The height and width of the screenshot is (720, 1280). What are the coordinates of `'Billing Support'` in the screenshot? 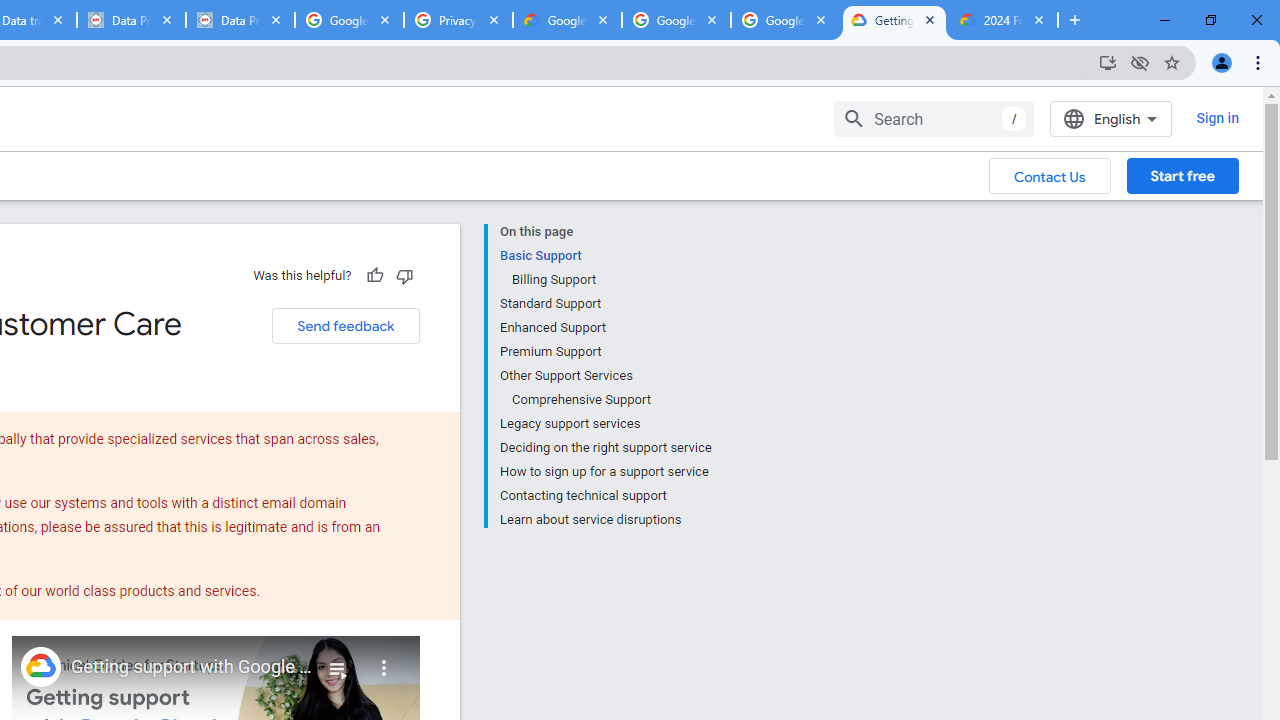 It's located at (610, 280).